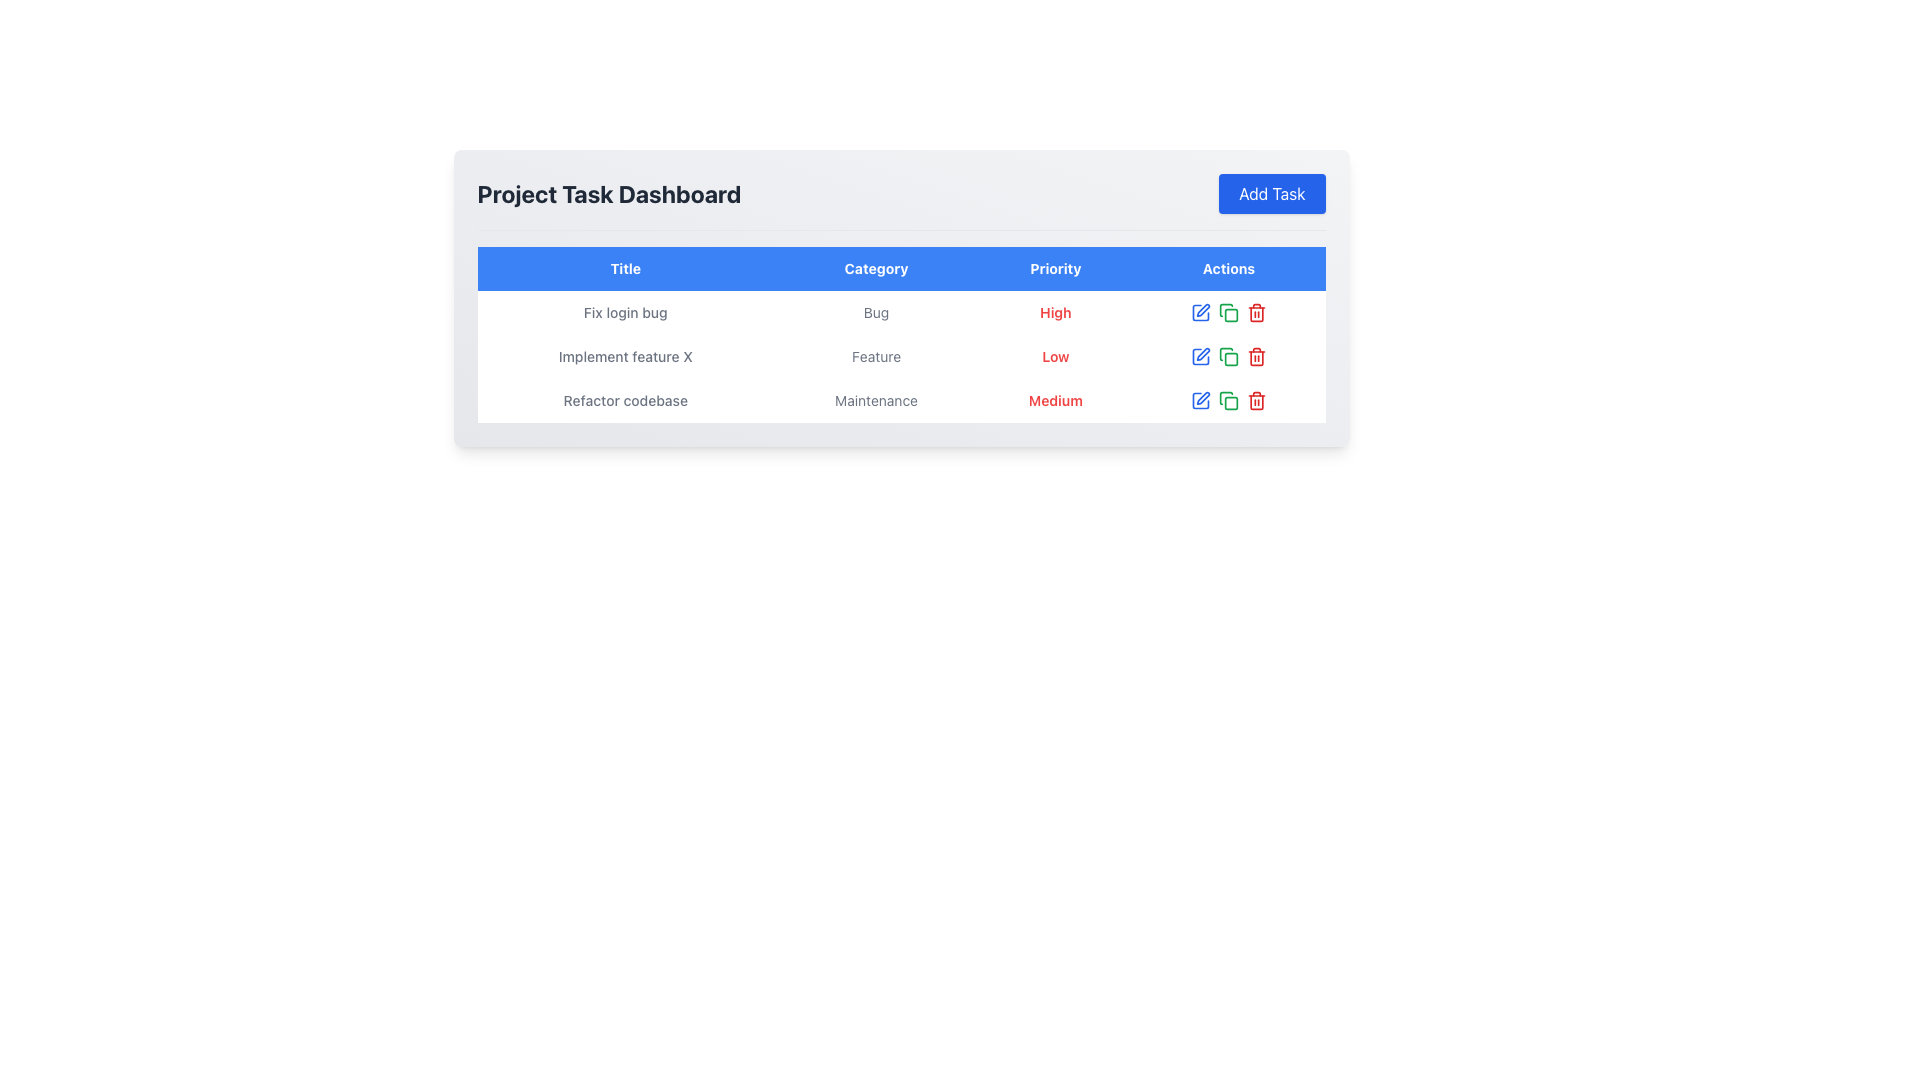  Describe the element at coordinates (624, 401) in the screenshot. I see `the static text label displaying 'Refactor codebase' in the third row under the 'Title' column of the task table in the 'Project Task Dashboard'` at that location.